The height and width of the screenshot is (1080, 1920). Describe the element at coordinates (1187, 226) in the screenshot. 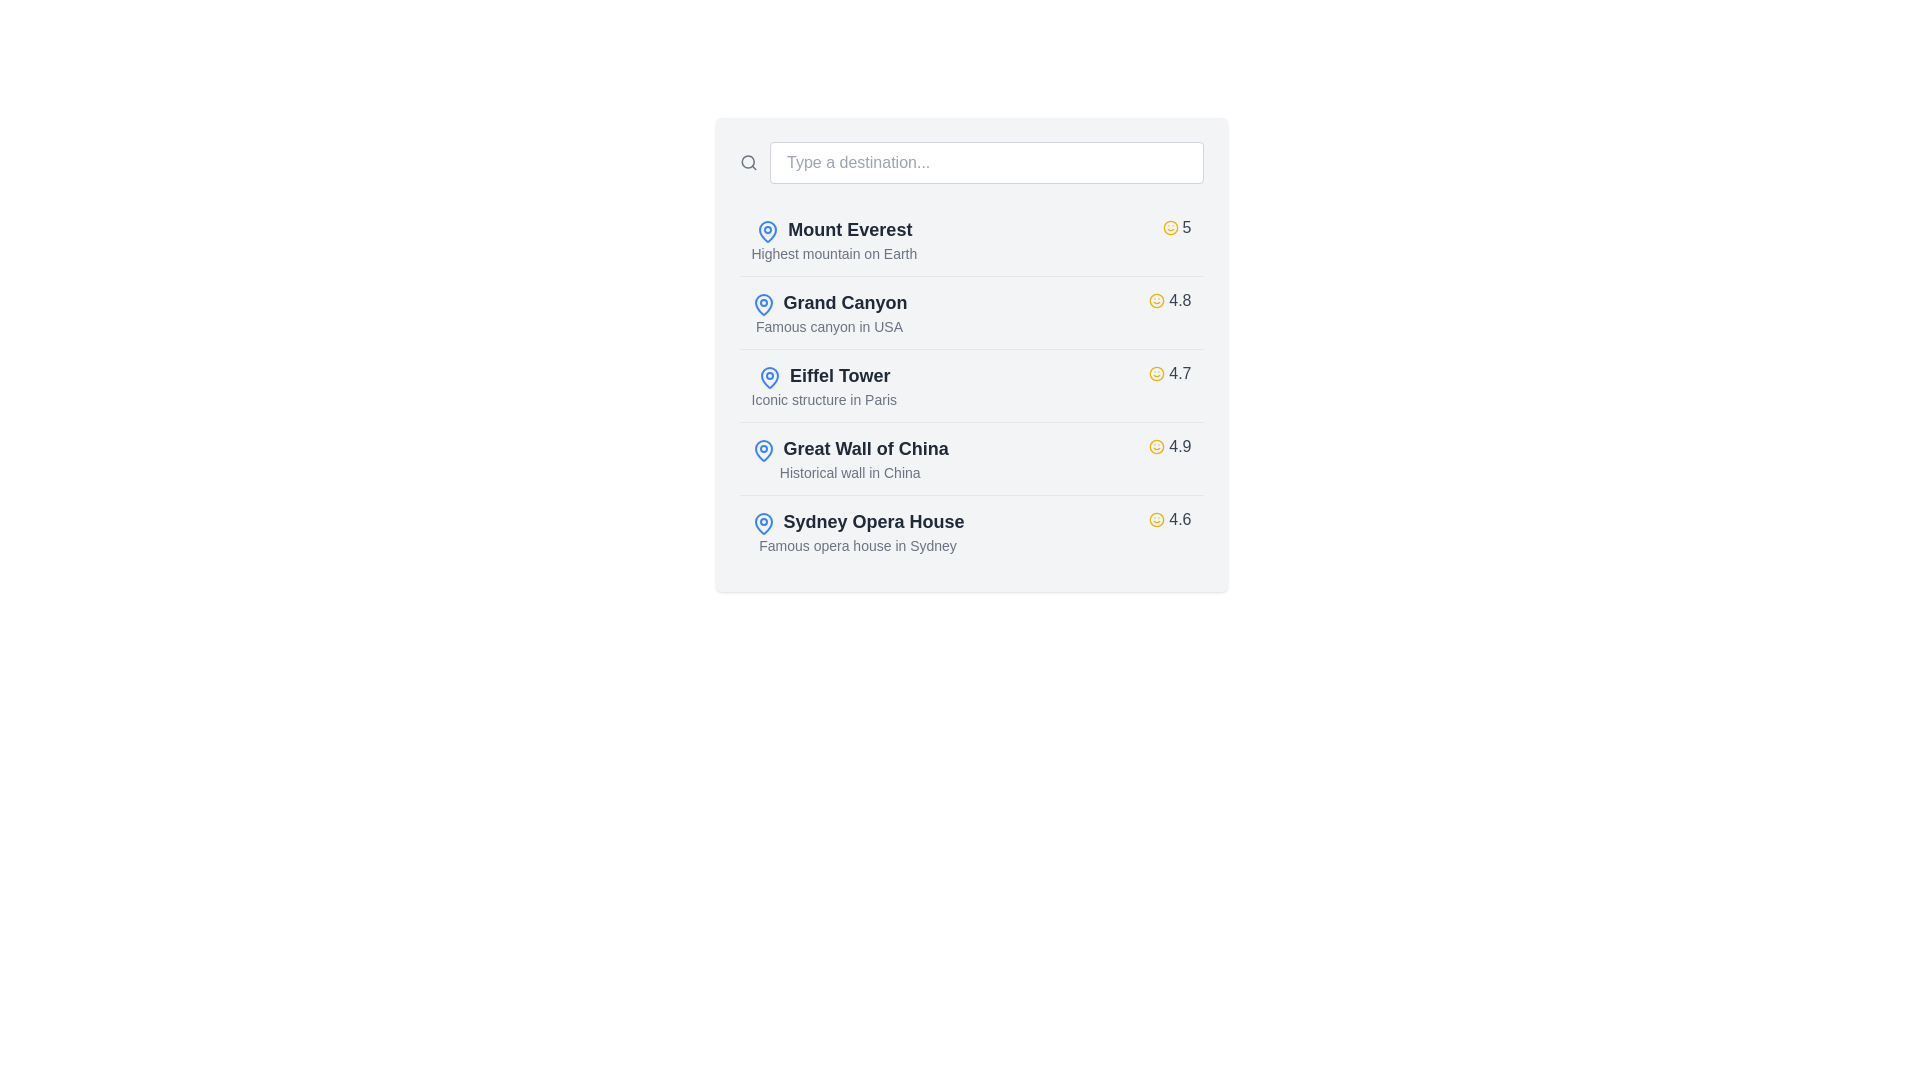

I see `displayed numeric rating for 'Mount Everest' from the text label located to the right of the yellow smiling face icon` at that location.